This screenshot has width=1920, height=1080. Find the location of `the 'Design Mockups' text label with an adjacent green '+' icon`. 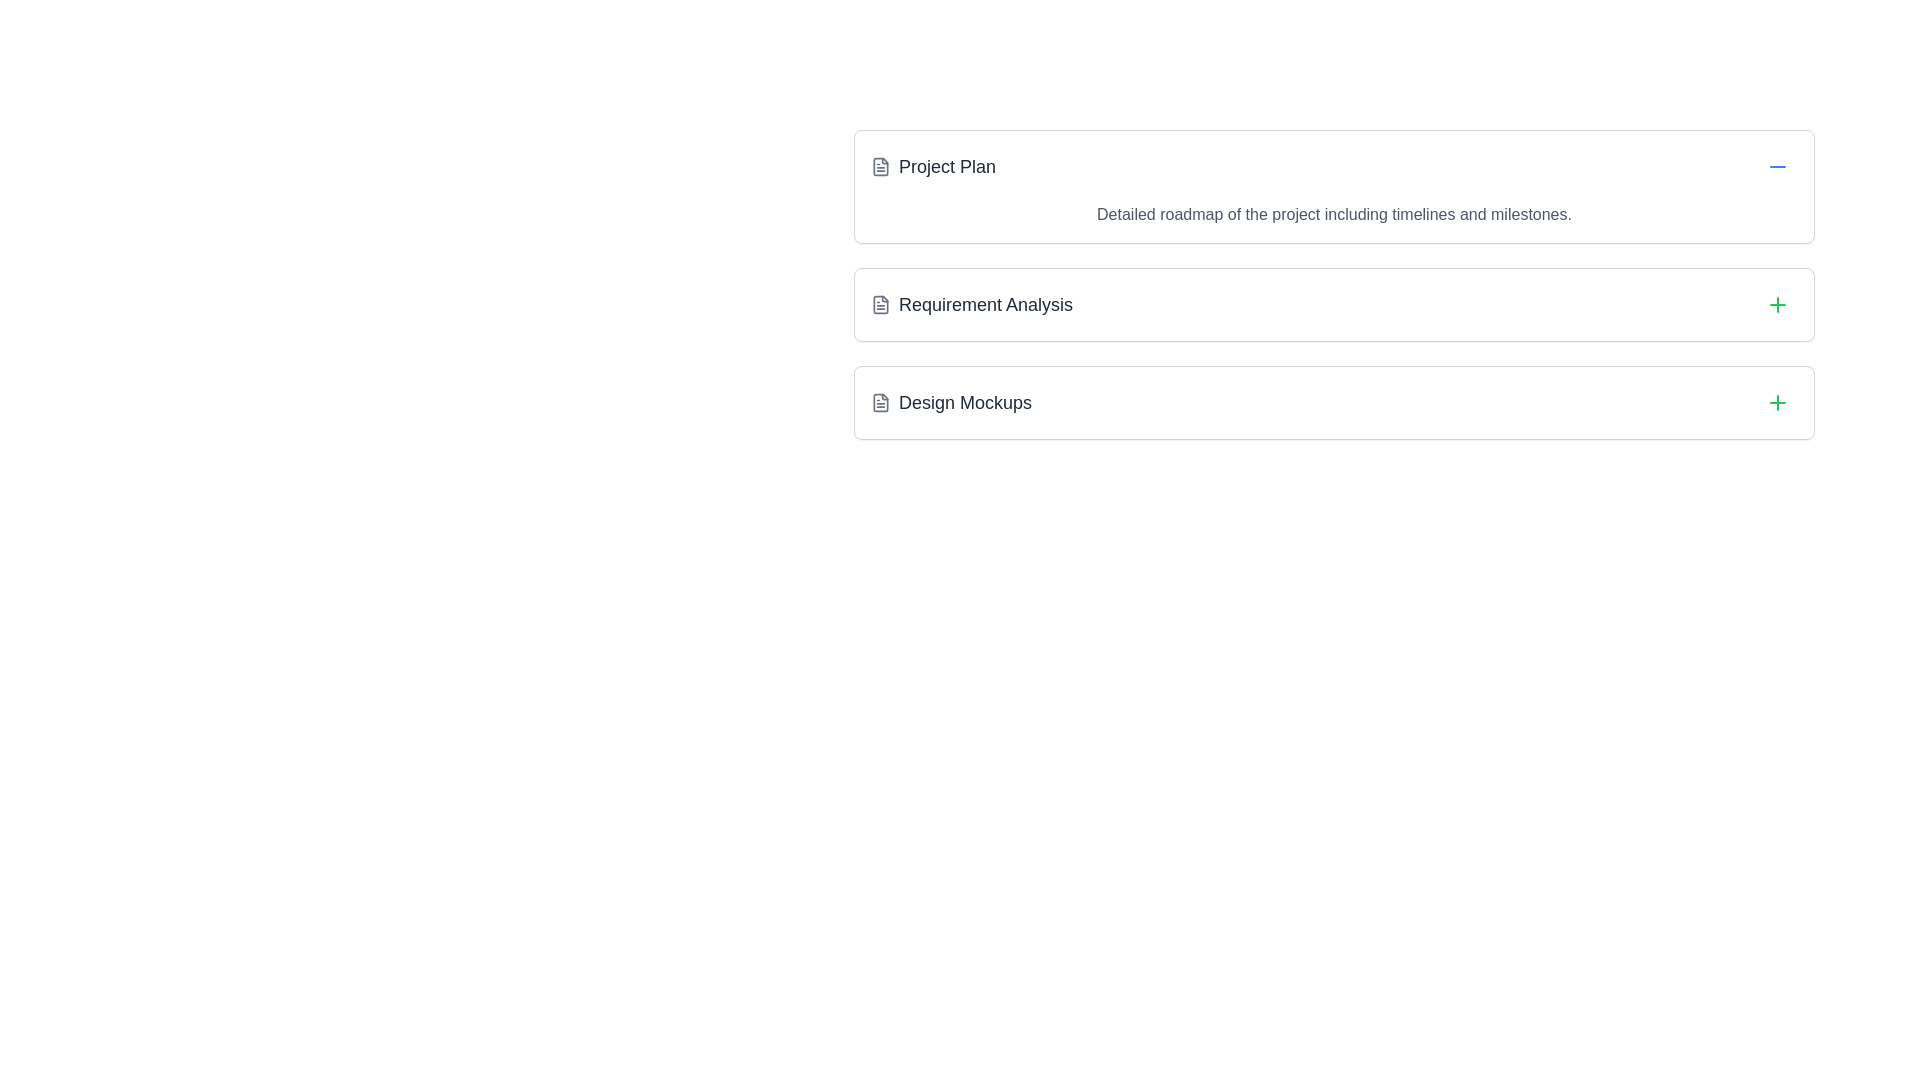

the 'Design Mockups' text label with an adjacent green '+' icon is located at coordinates (950, 402).